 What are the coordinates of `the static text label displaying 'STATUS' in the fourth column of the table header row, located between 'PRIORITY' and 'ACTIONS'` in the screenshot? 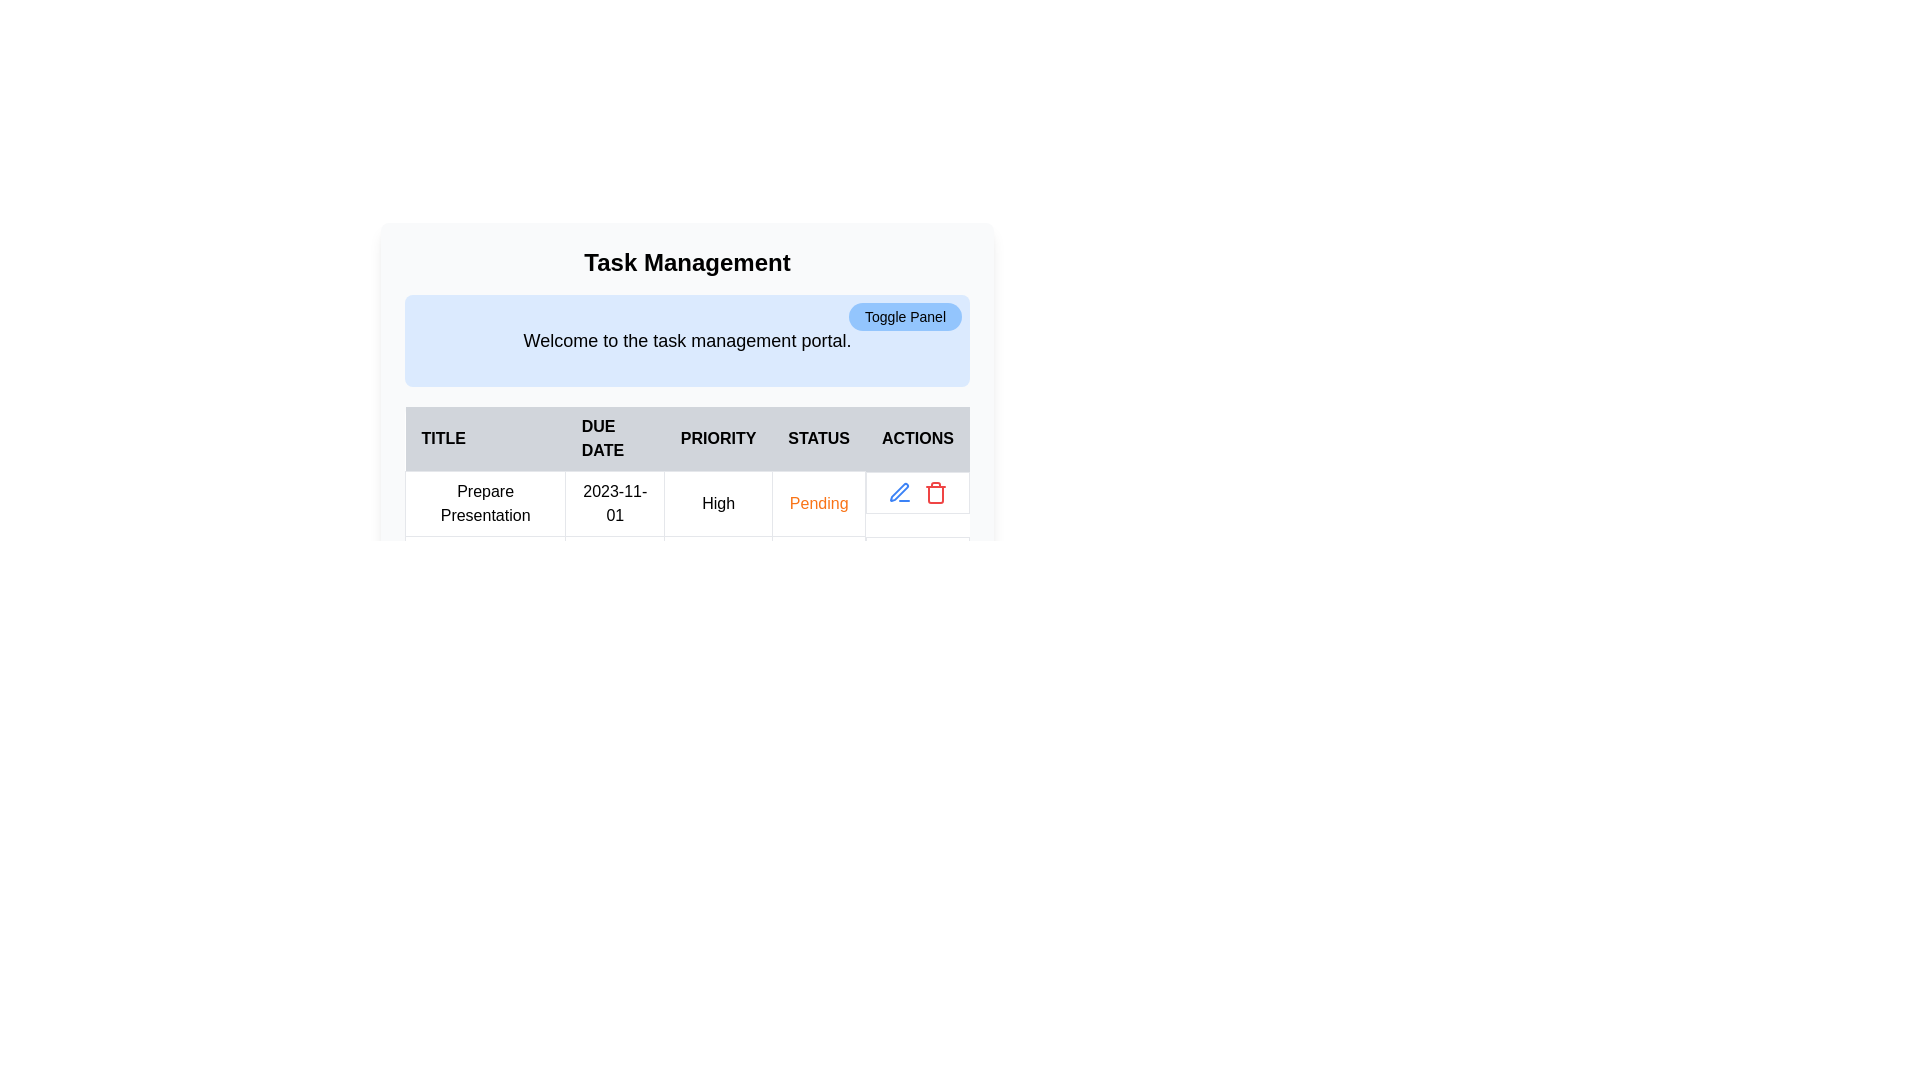 It's located at (819, 438).